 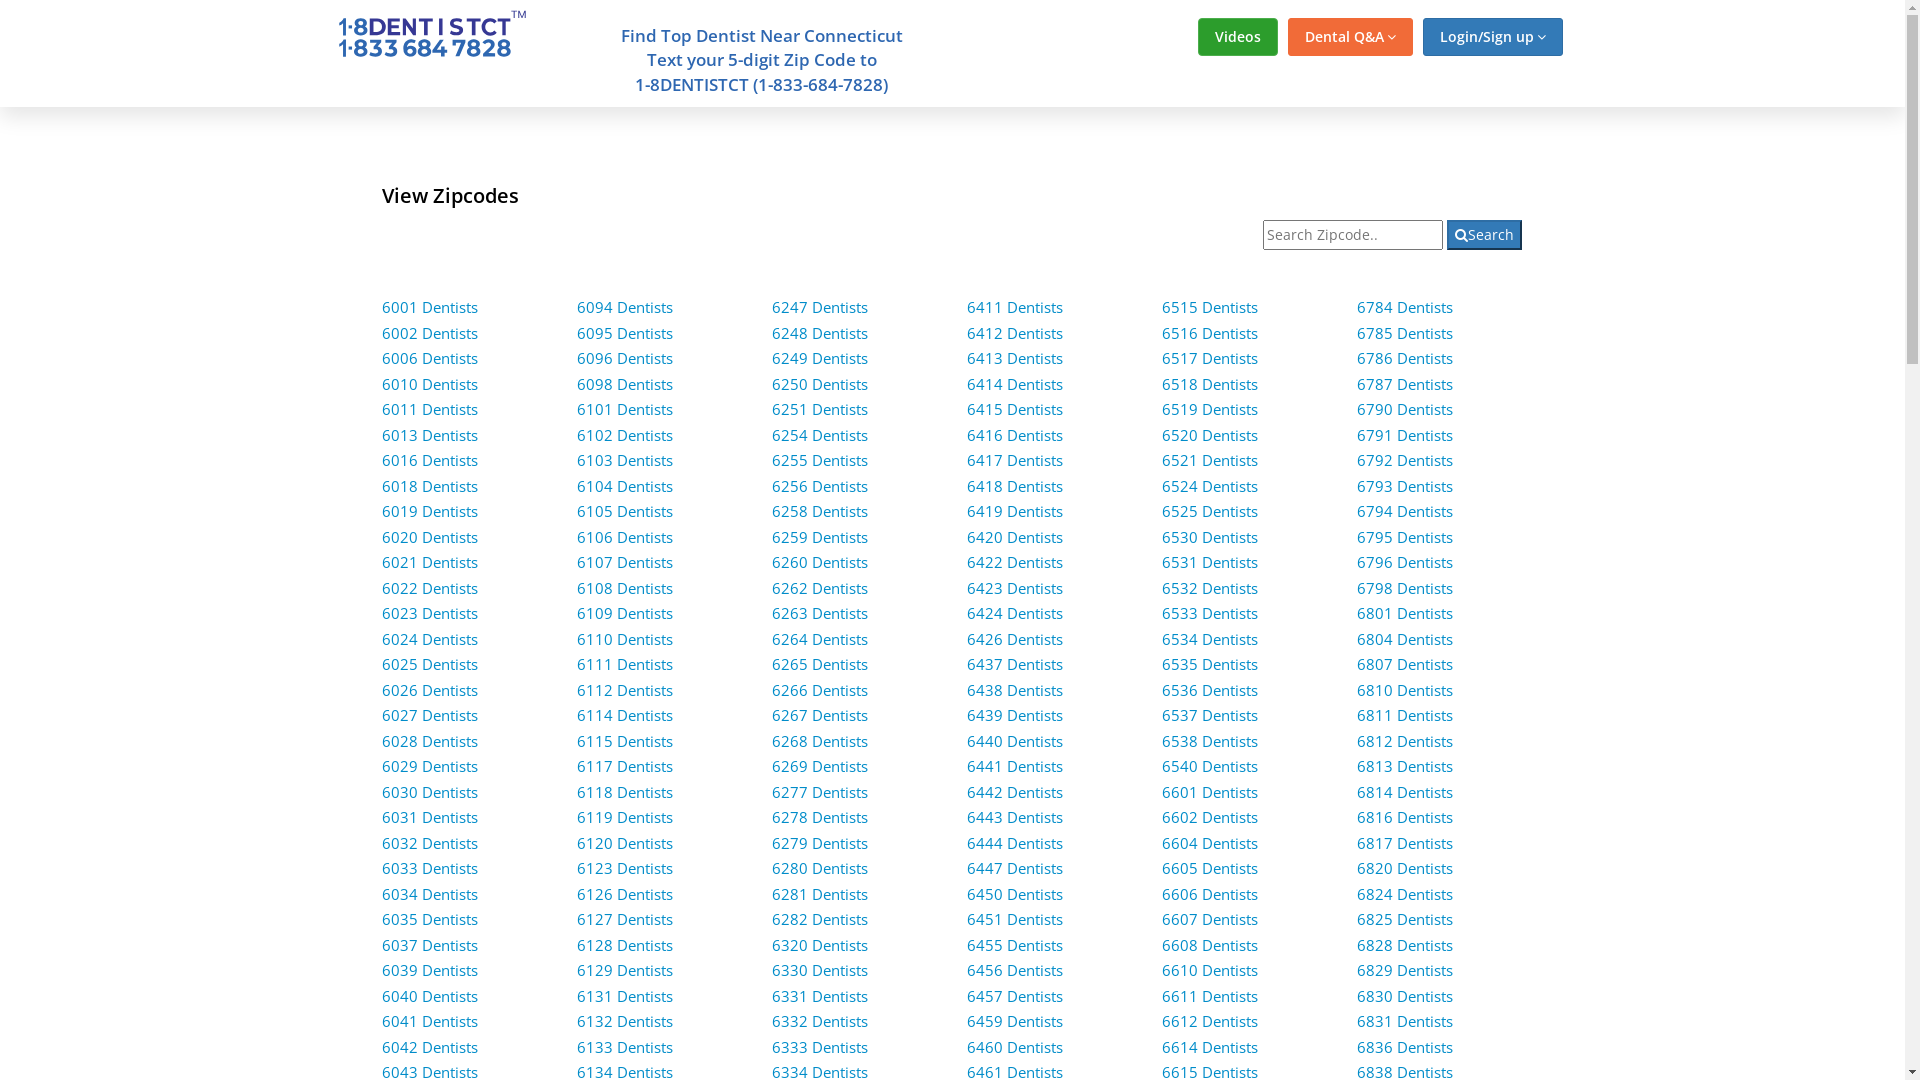 What do you see at coordinates (1014, 995) in the screenshot?
I see `'6457 Dentists'` at bounding box center [1014, 995].